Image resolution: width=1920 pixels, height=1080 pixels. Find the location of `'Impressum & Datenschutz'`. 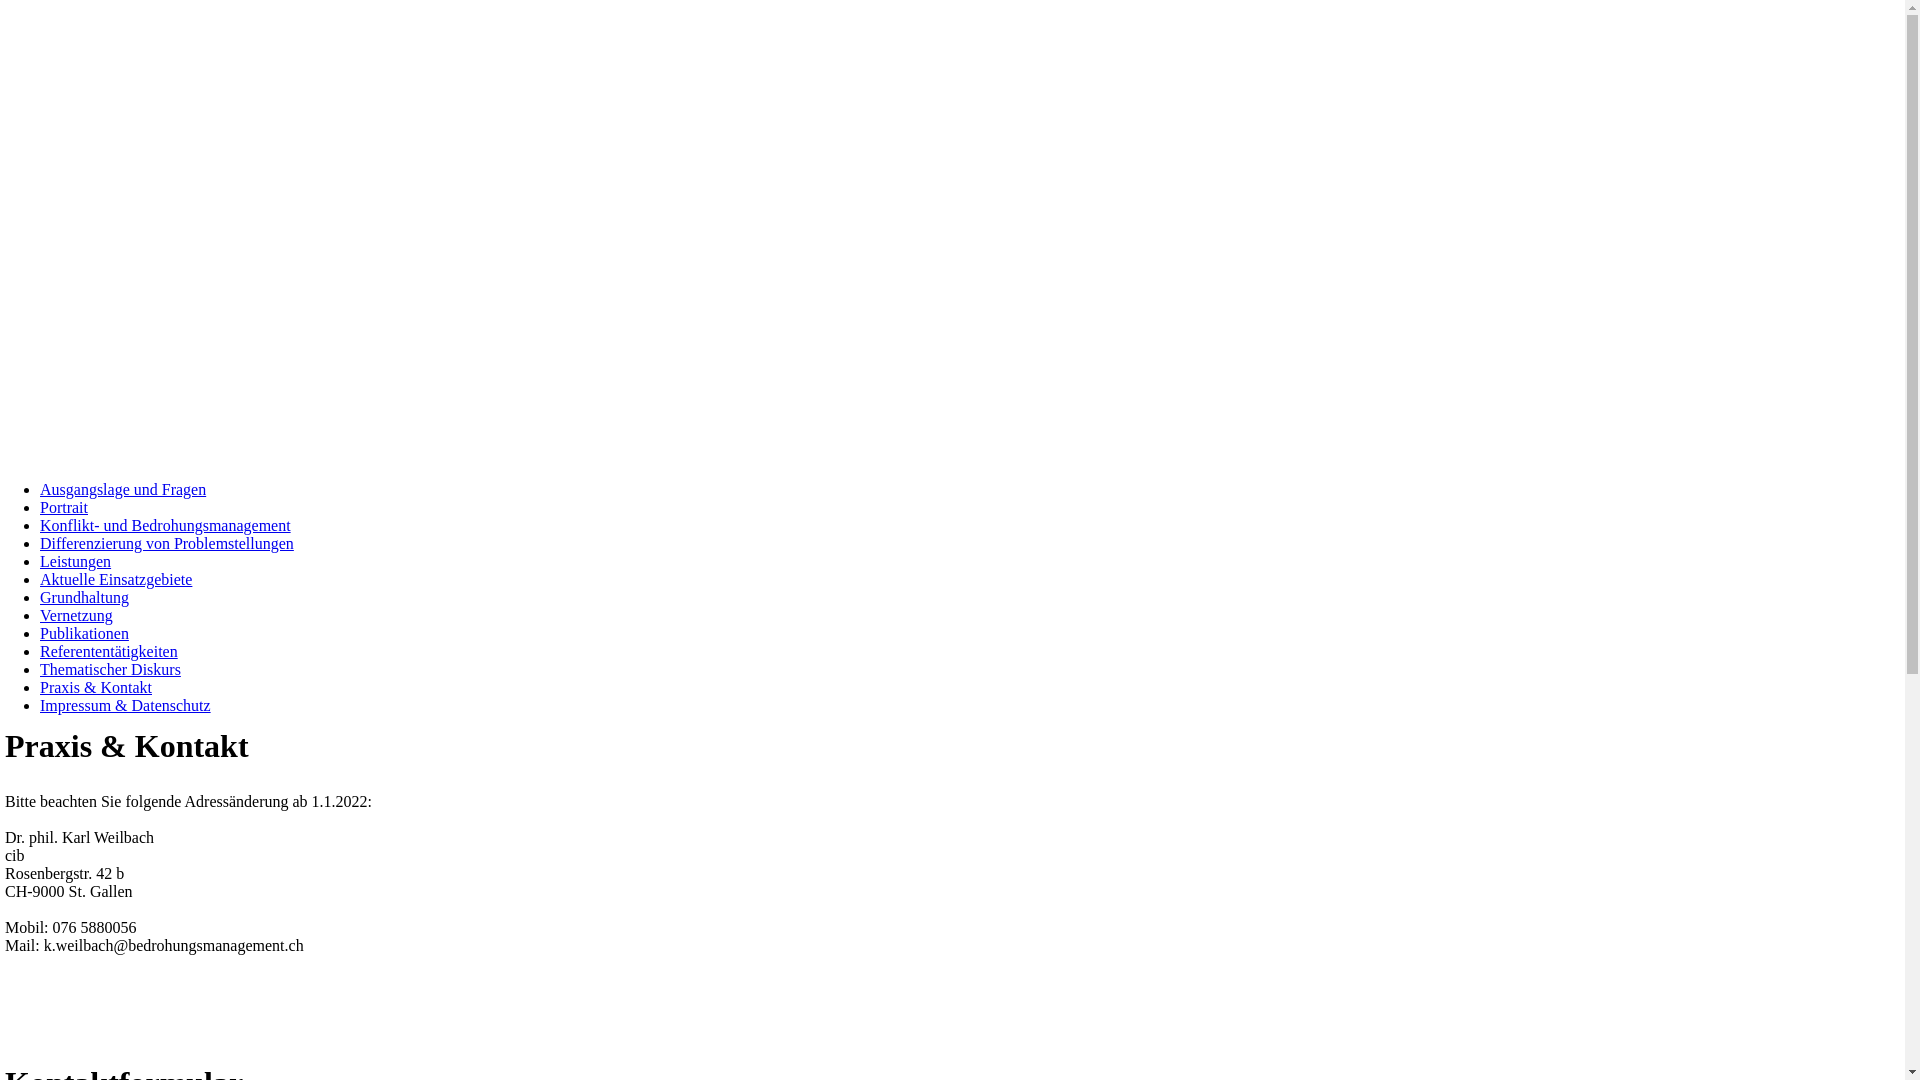

'Impressum & Datenschutz' is located at coordinates (124, 704).